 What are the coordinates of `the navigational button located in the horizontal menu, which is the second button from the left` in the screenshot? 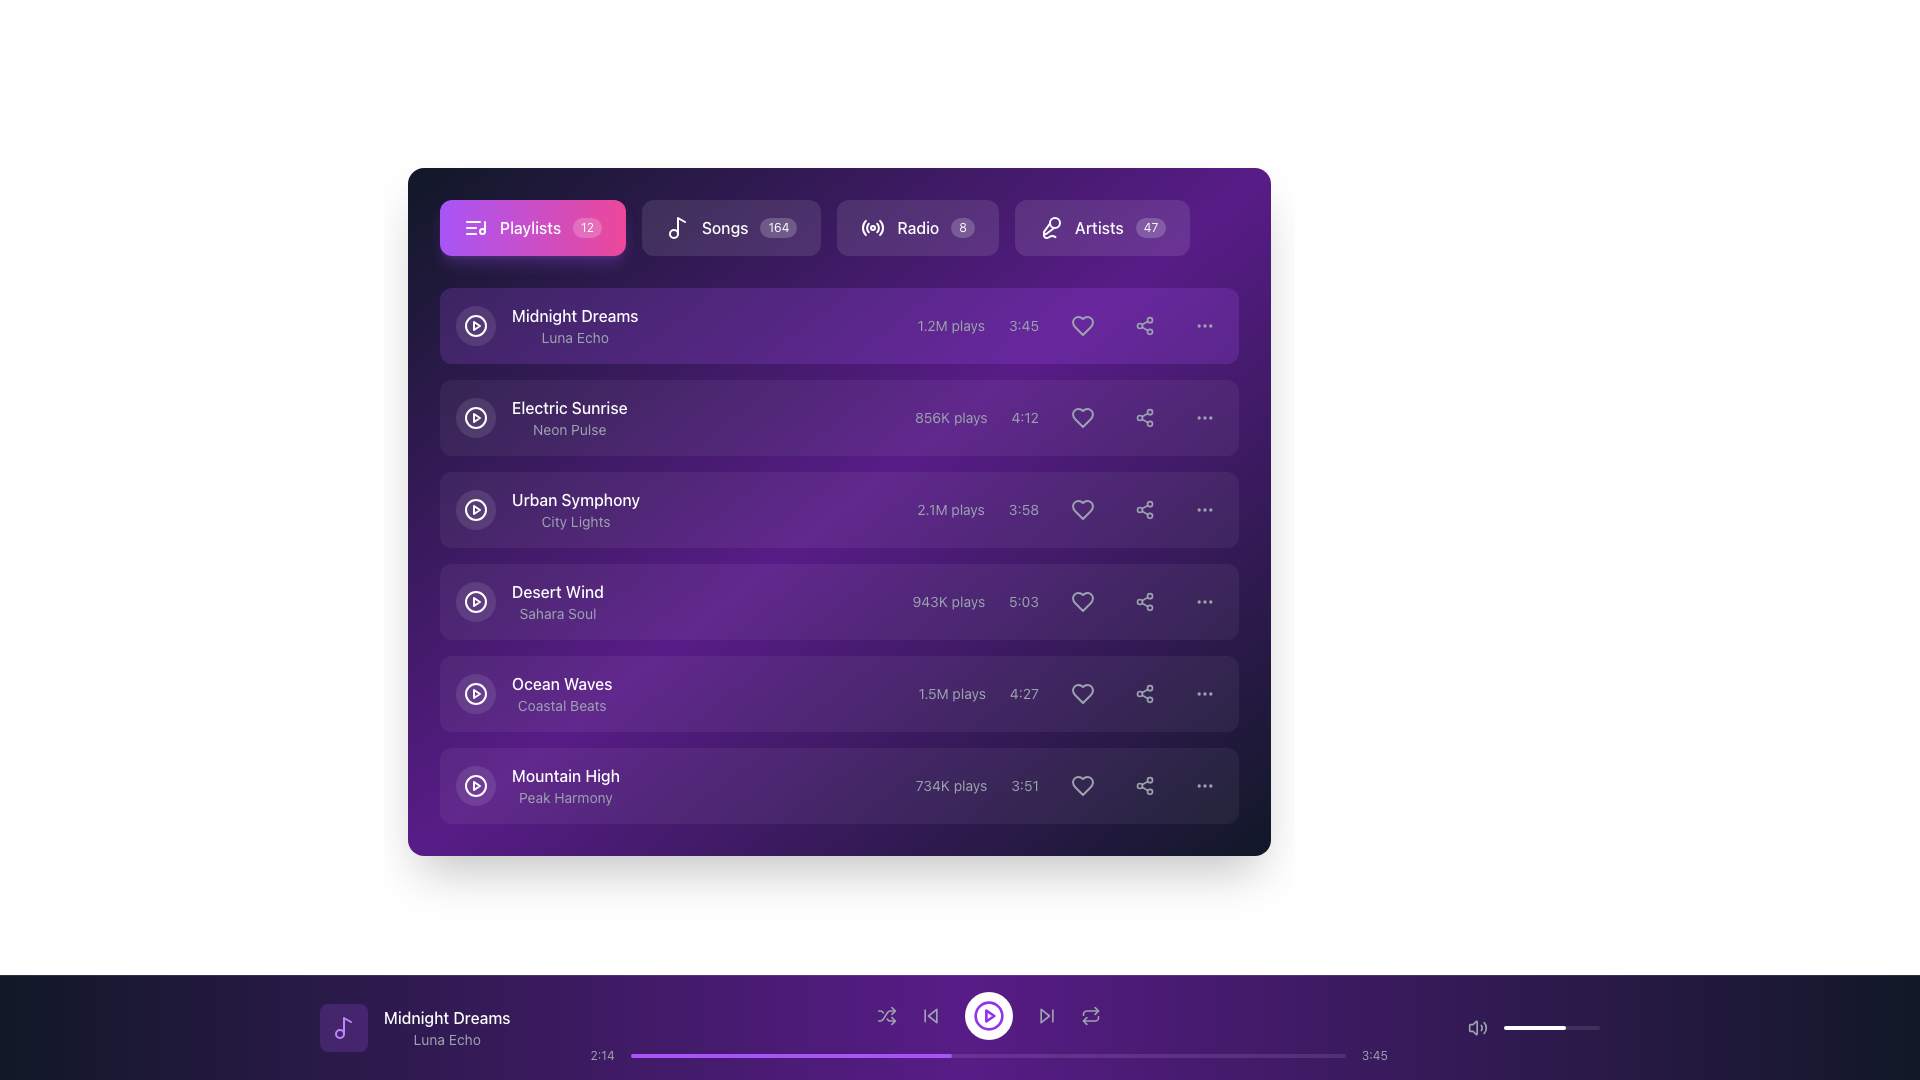 It's located at (815, 226).